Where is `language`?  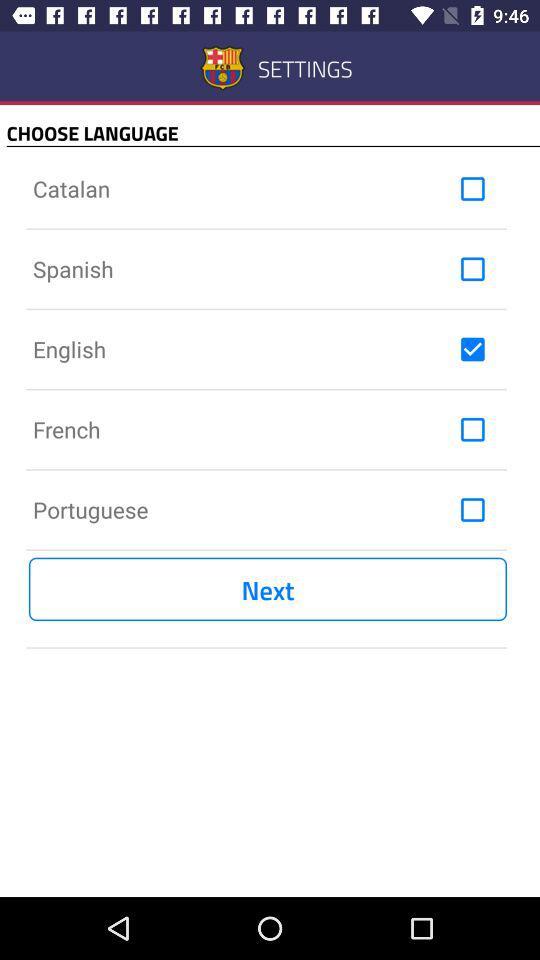 language is located at coordinates (472, 349).